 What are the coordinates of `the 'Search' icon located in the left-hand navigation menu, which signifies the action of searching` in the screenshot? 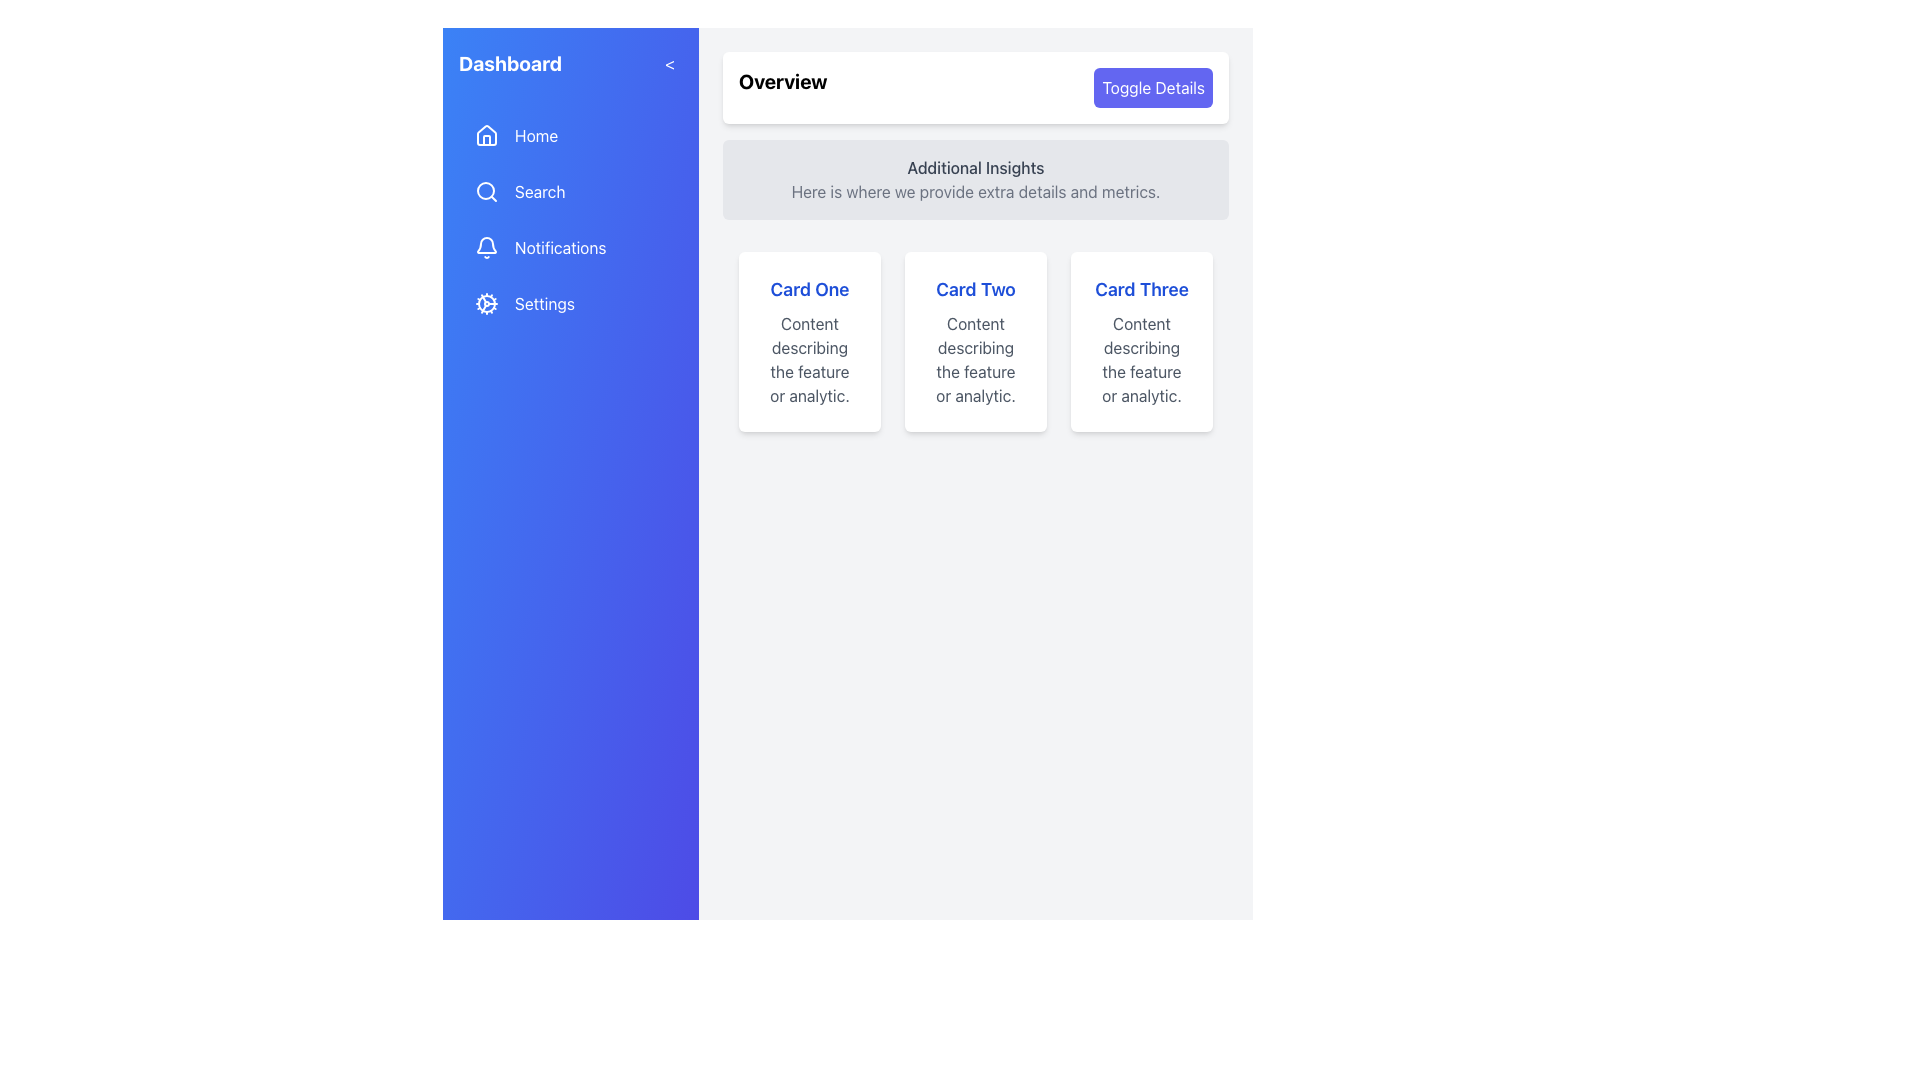 It's located at (486, 192).